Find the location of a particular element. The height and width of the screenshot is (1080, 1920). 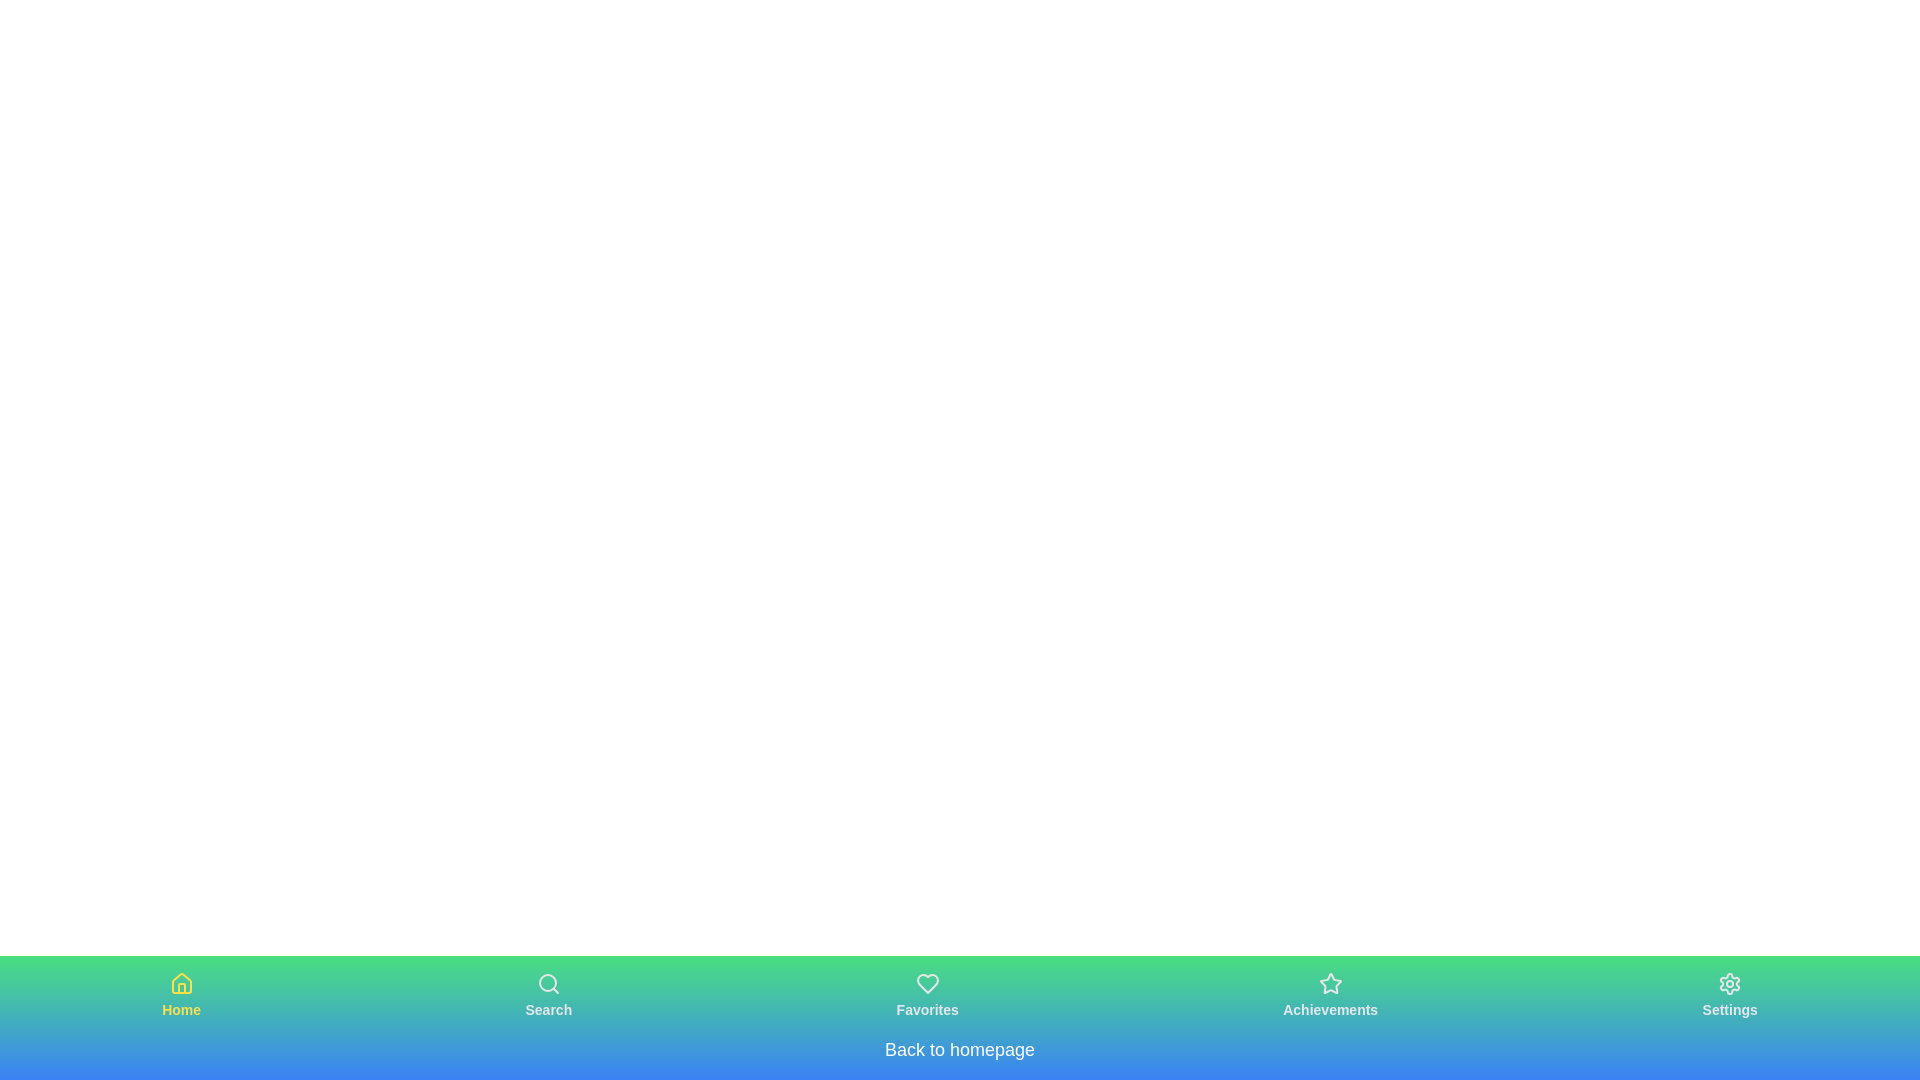

the tab labeled Home is located at coordinates (181, 995).